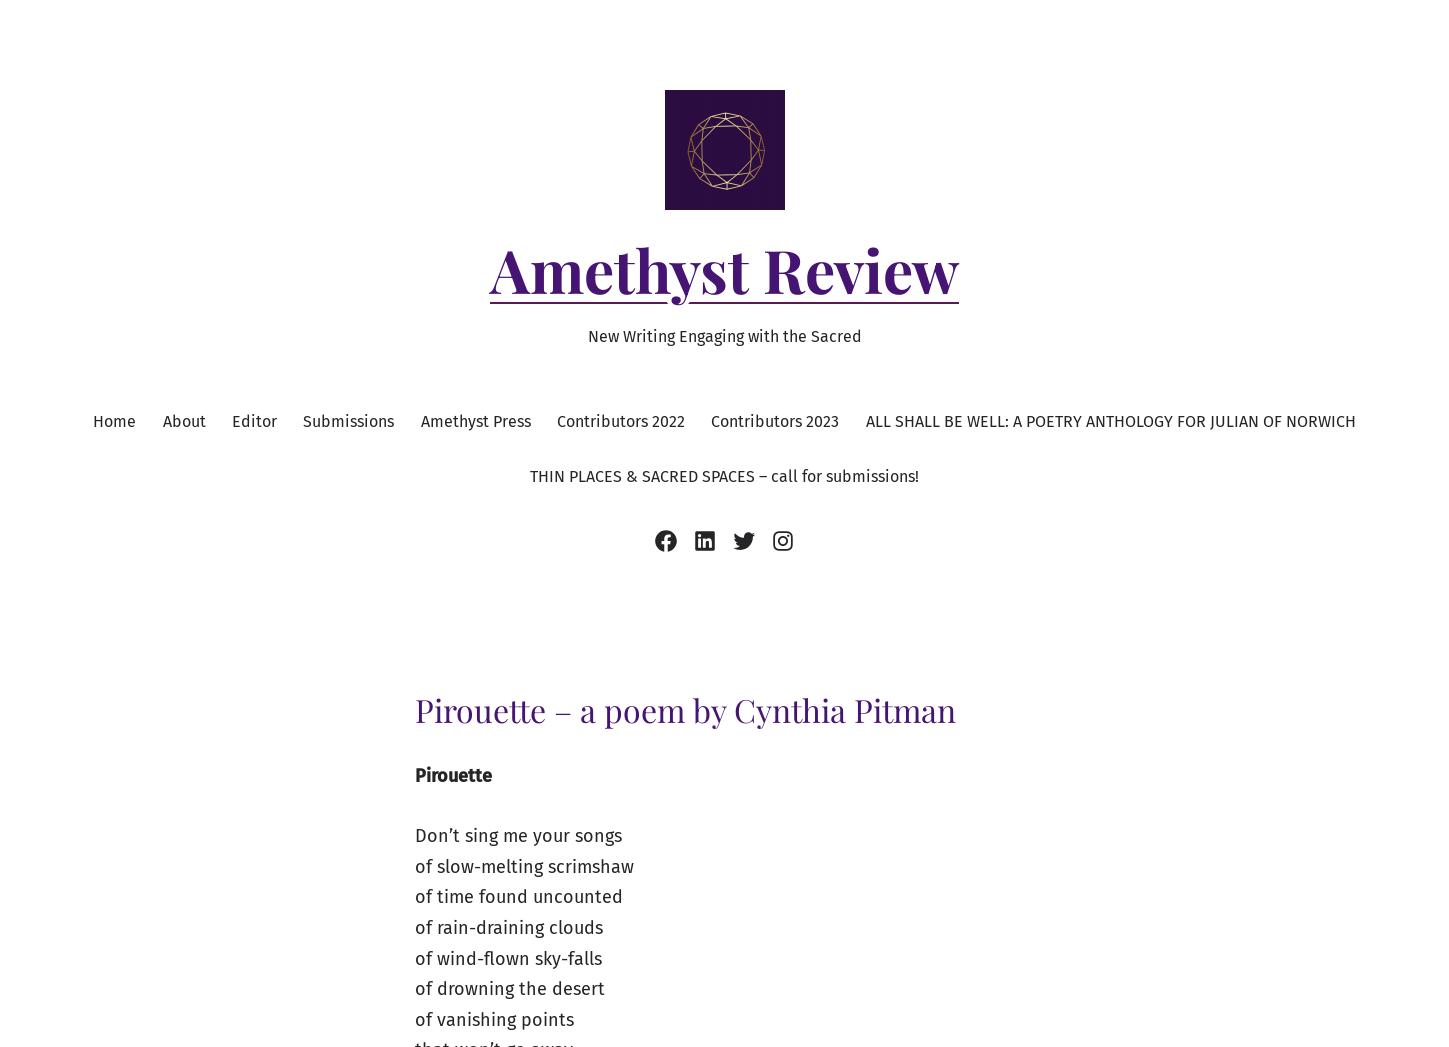  I want to click on 'of drowning the desert', so click(509, 987).